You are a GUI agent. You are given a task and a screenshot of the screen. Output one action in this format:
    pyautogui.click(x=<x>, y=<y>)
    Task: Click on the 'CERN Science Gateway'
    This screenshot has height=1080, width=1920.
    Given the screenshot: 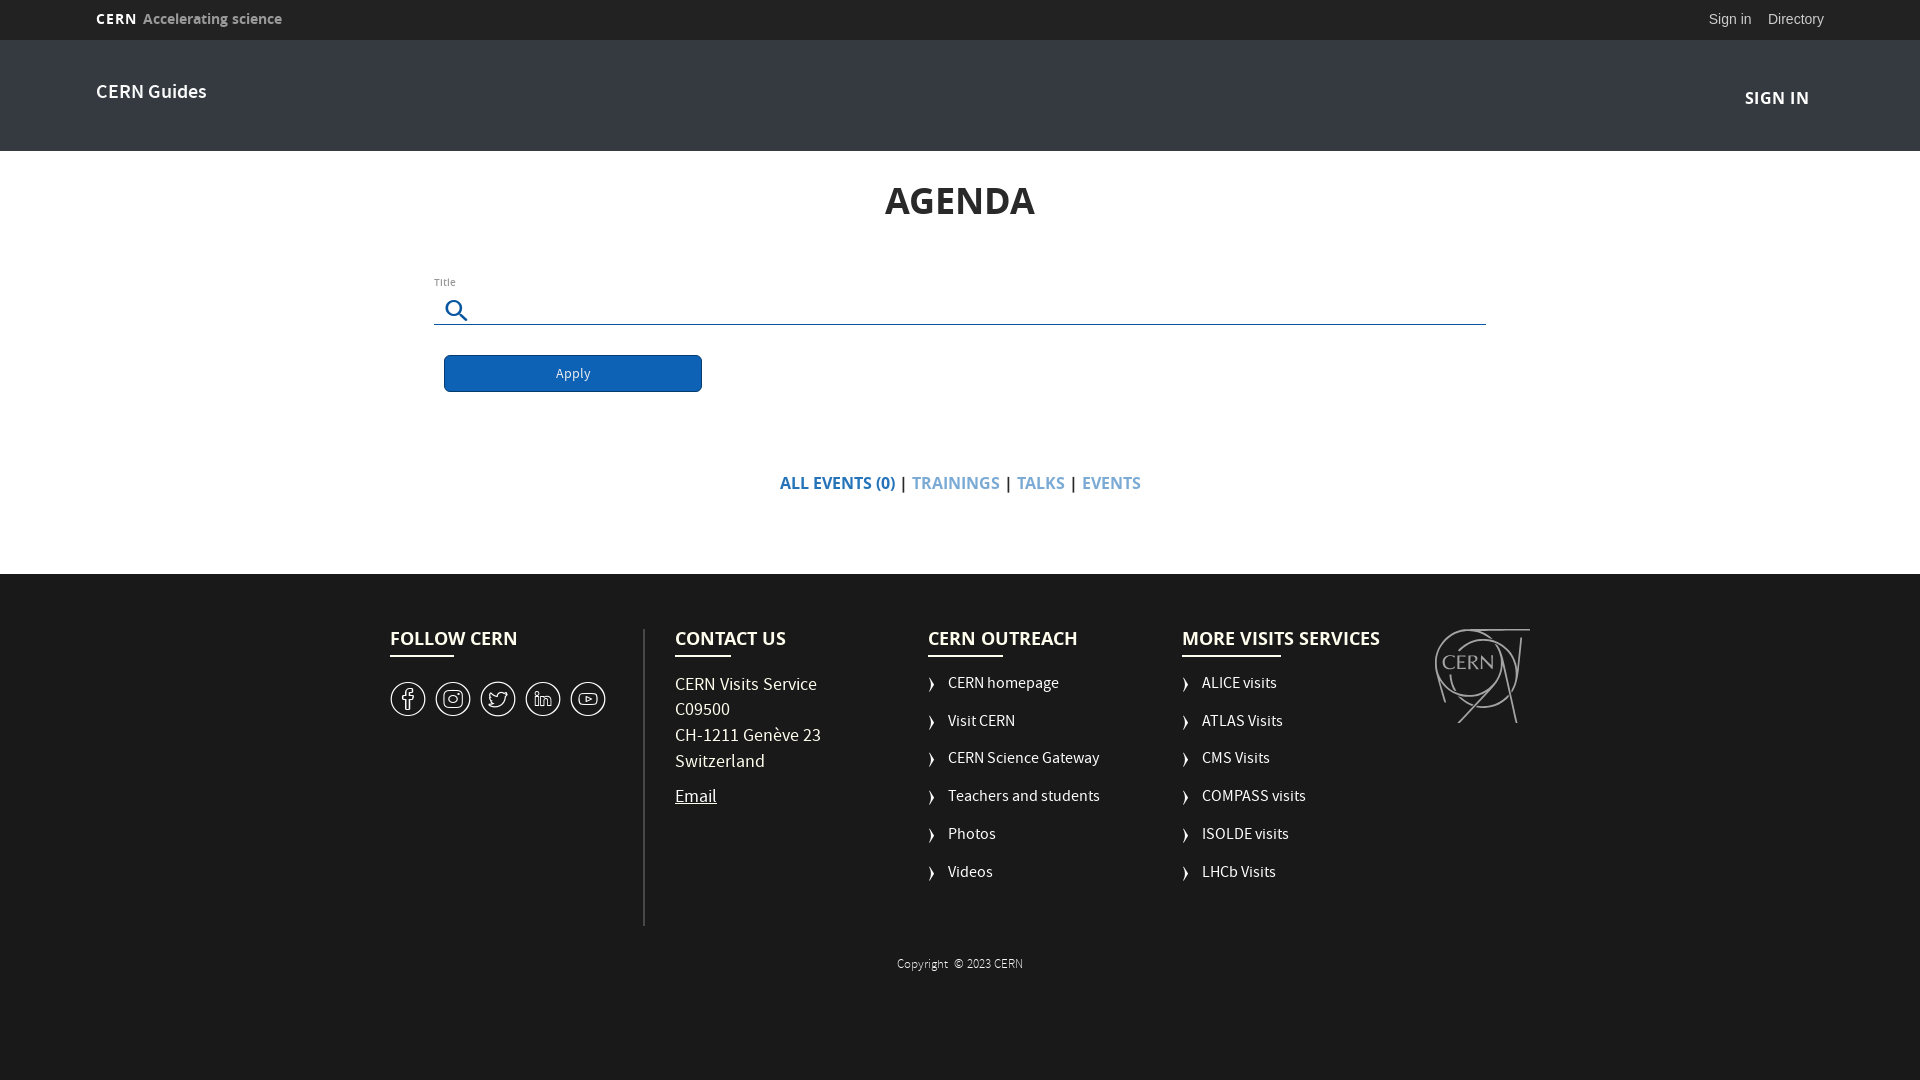 What is the action you would take?
    pyautogui.click(x=926, y=766)
    